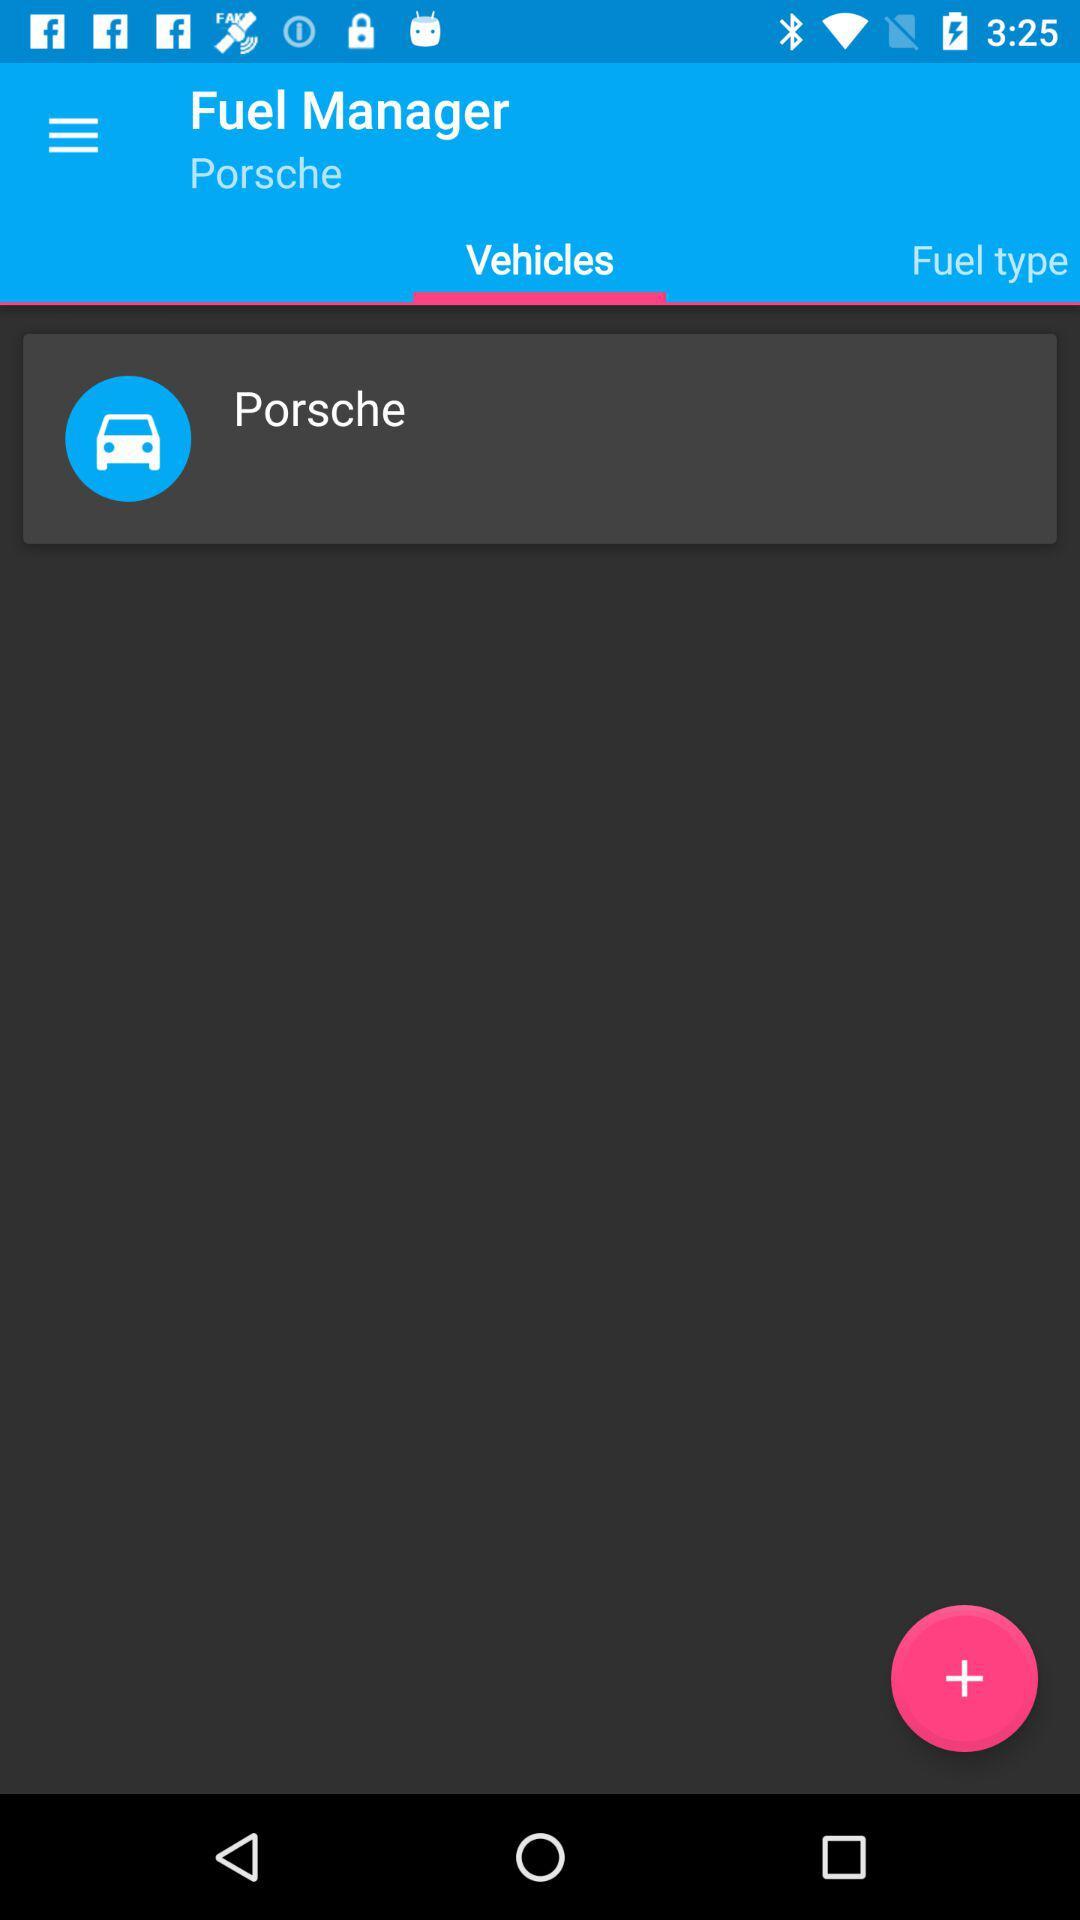 This screenshot has width=1080, height=1920. Describe the element at coordinates (963, 1678) in the screenshot. I see `more vehicles option` at that location.